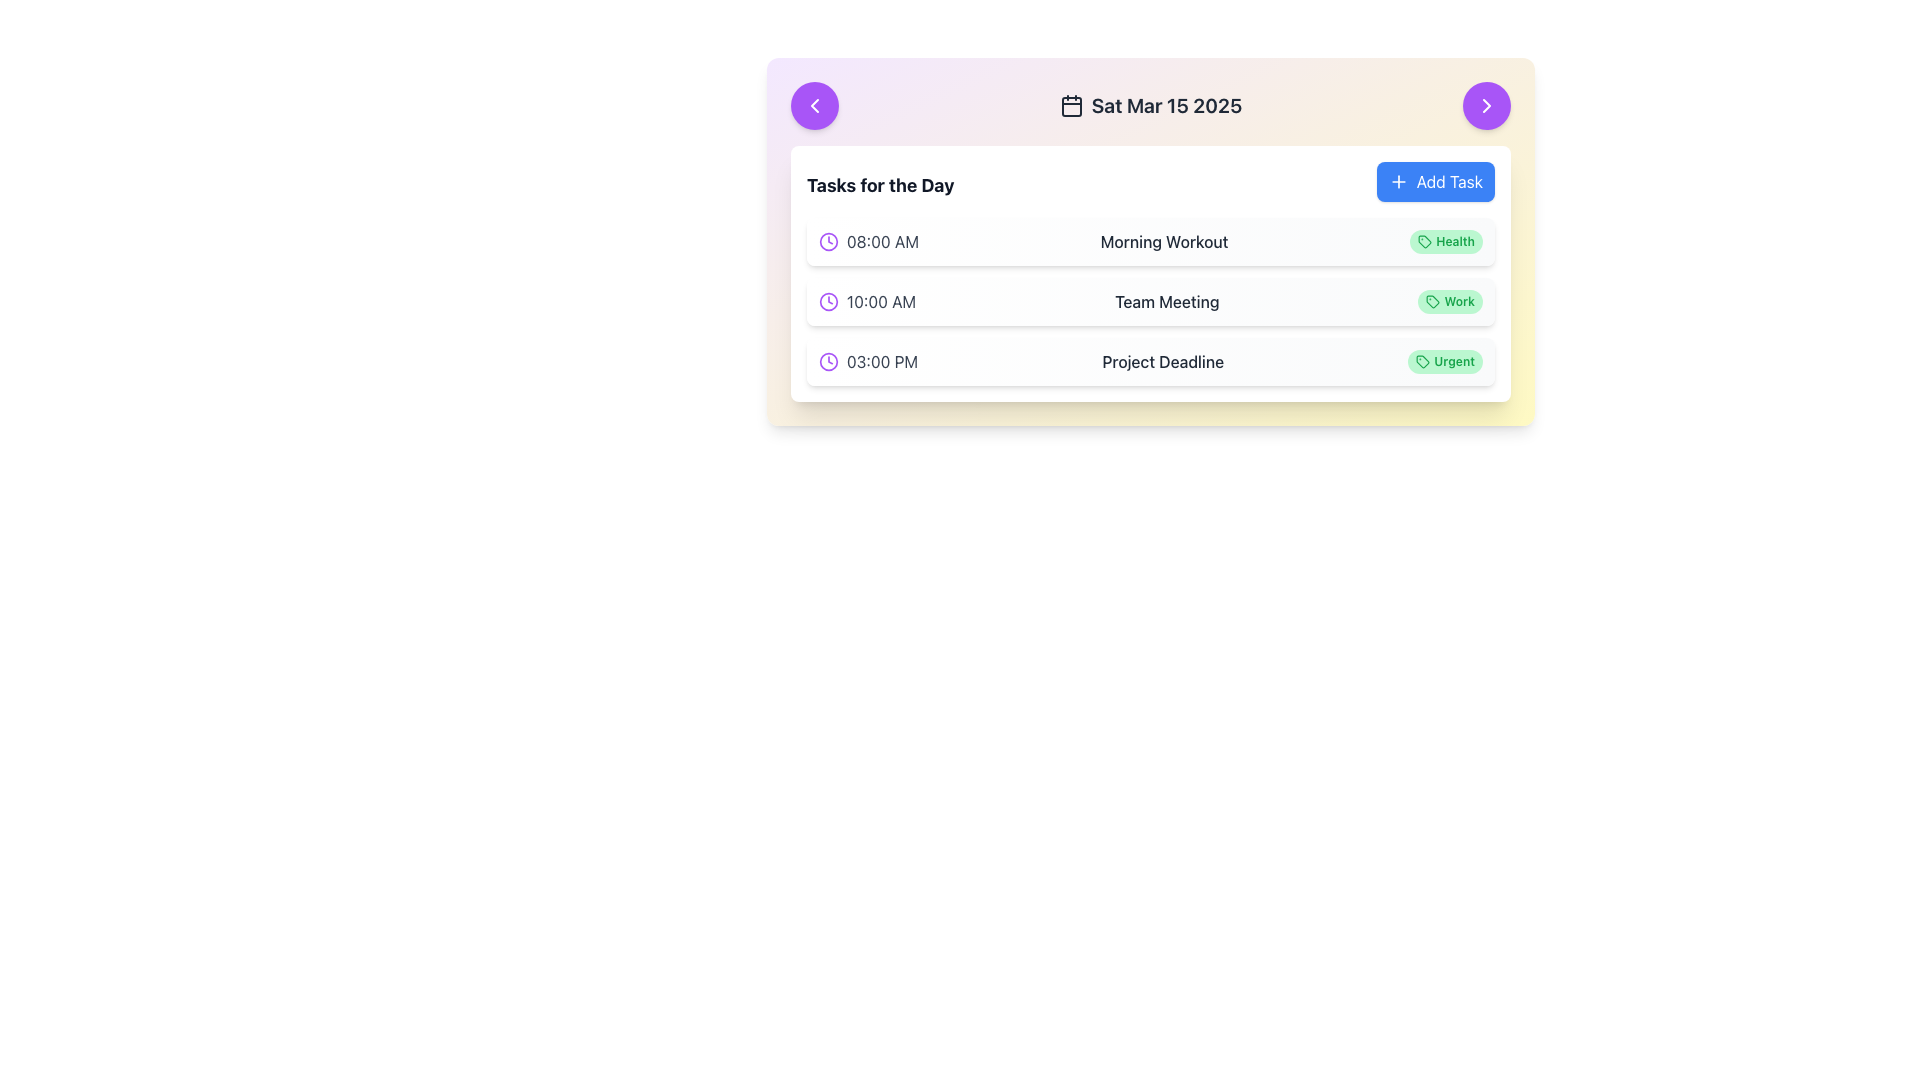 This screenshot has width=1920, height=1080. What do you see at coordinates (829, 301) in the screenshot?
I see `the circular purple clock icon located to the left of the text '10:00 AM', which is part of the schedule under 'Tasks for the Day'` at bounding box center [829, 301].